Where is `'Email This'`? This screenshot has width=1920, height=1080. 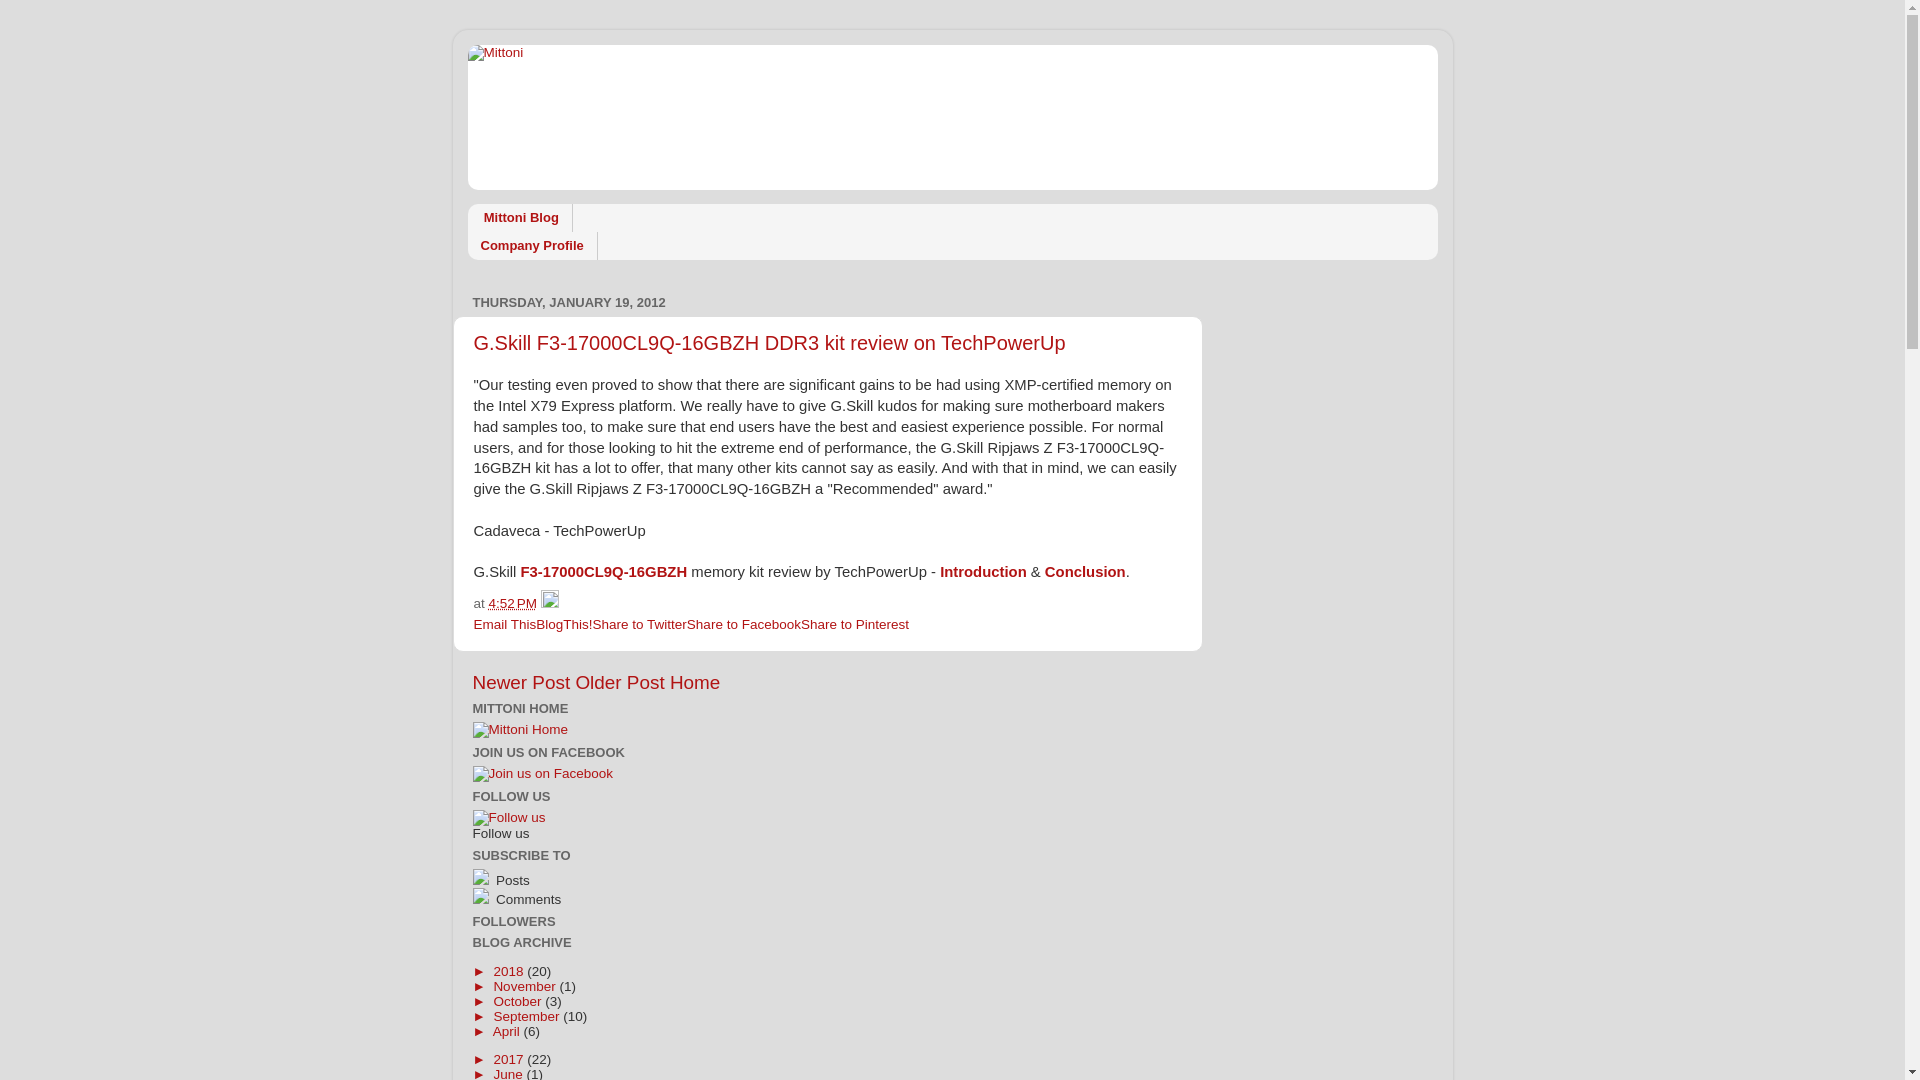 'Email This' is located at coordinates (505, 623).